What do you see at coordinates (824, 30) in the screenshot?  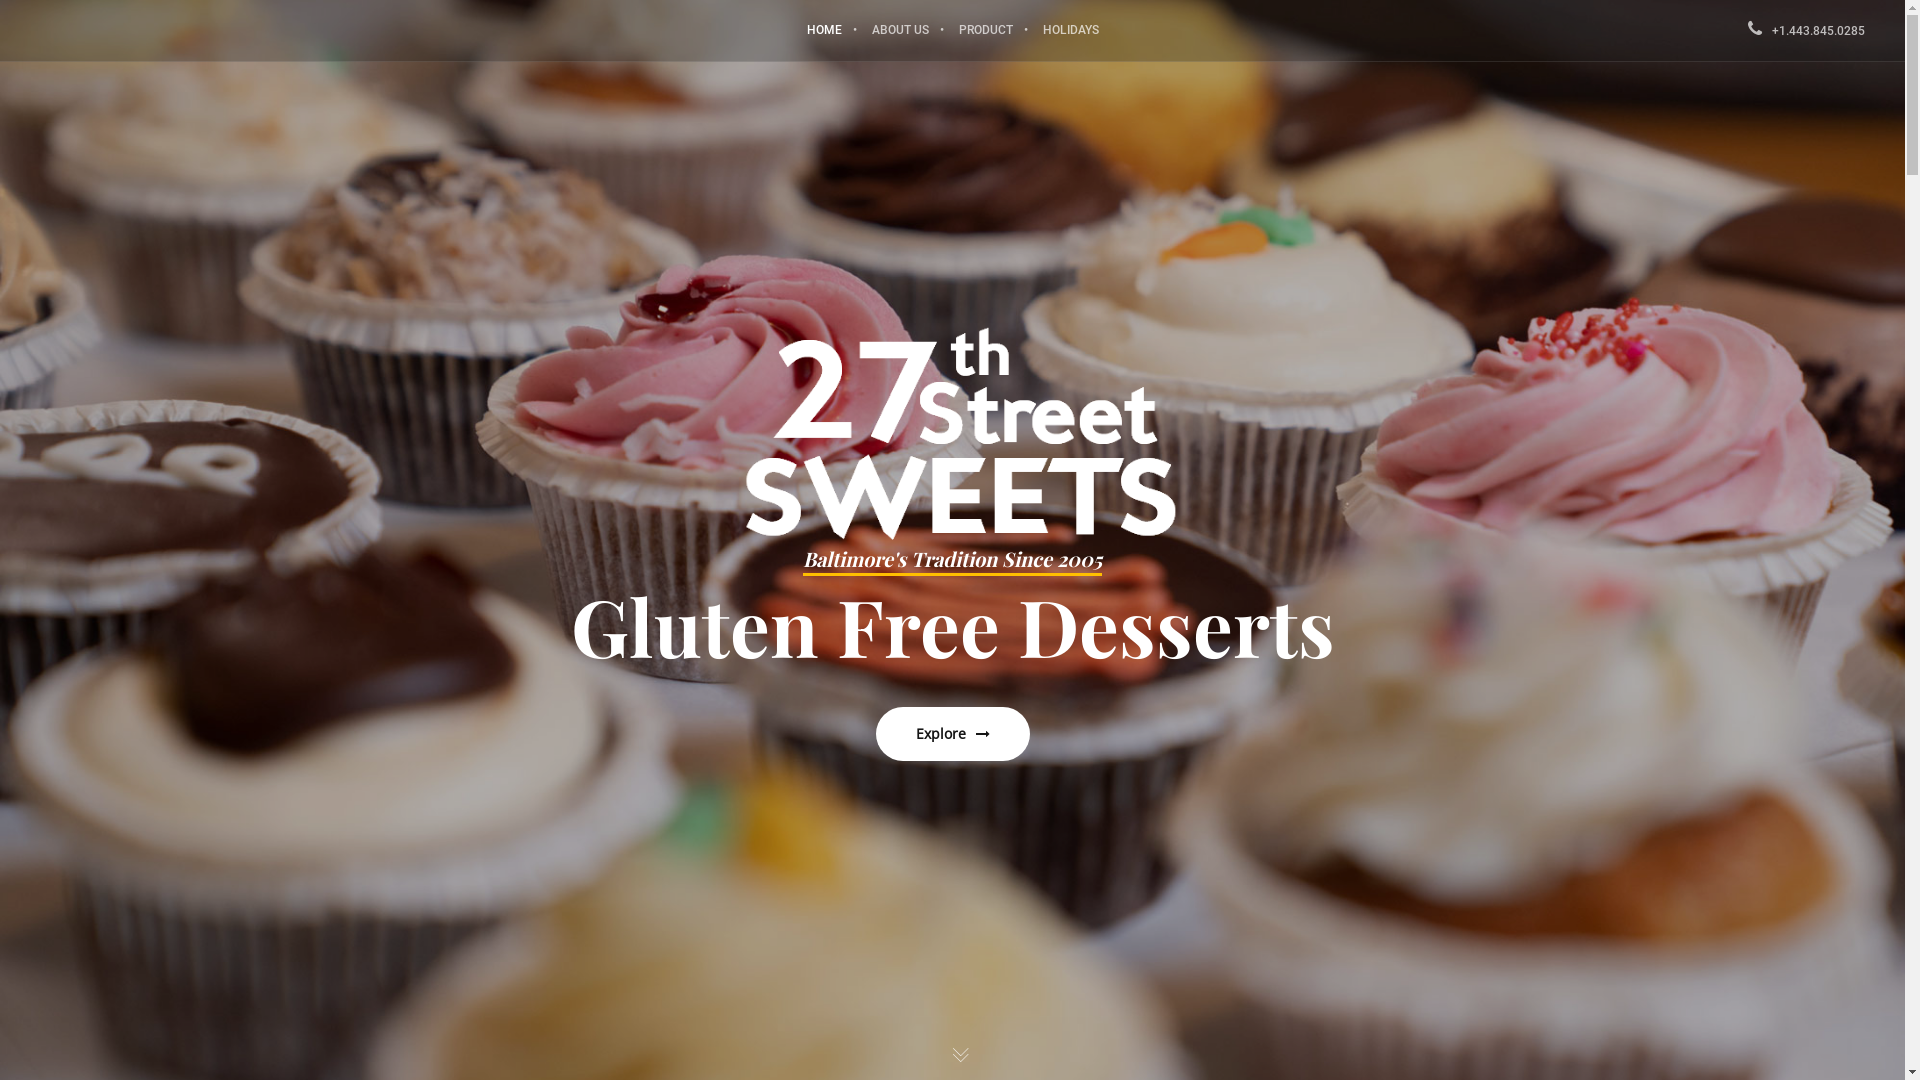 I see `'HOME'` at bounding box center [824, 30].